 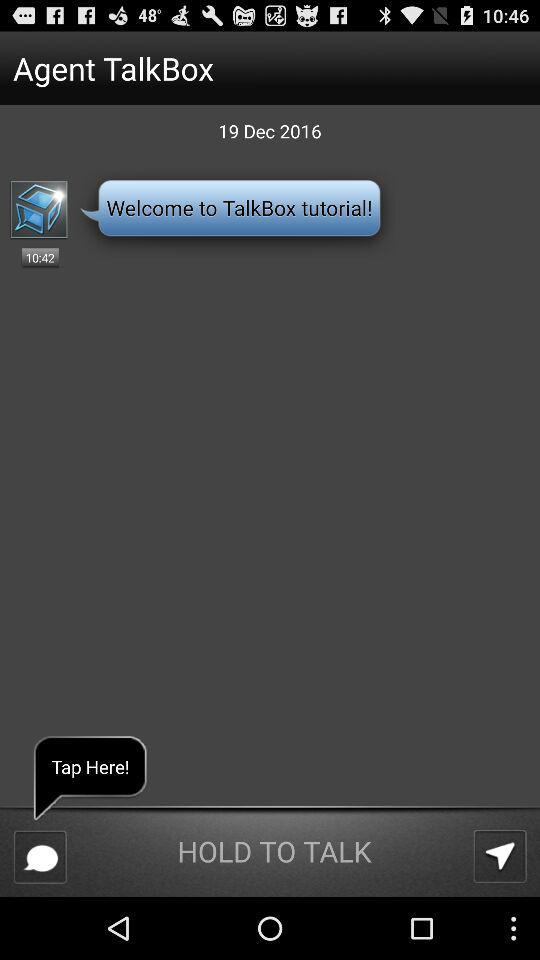 I want to click on item next to the hold to talk item, so click(x=40, y=856).